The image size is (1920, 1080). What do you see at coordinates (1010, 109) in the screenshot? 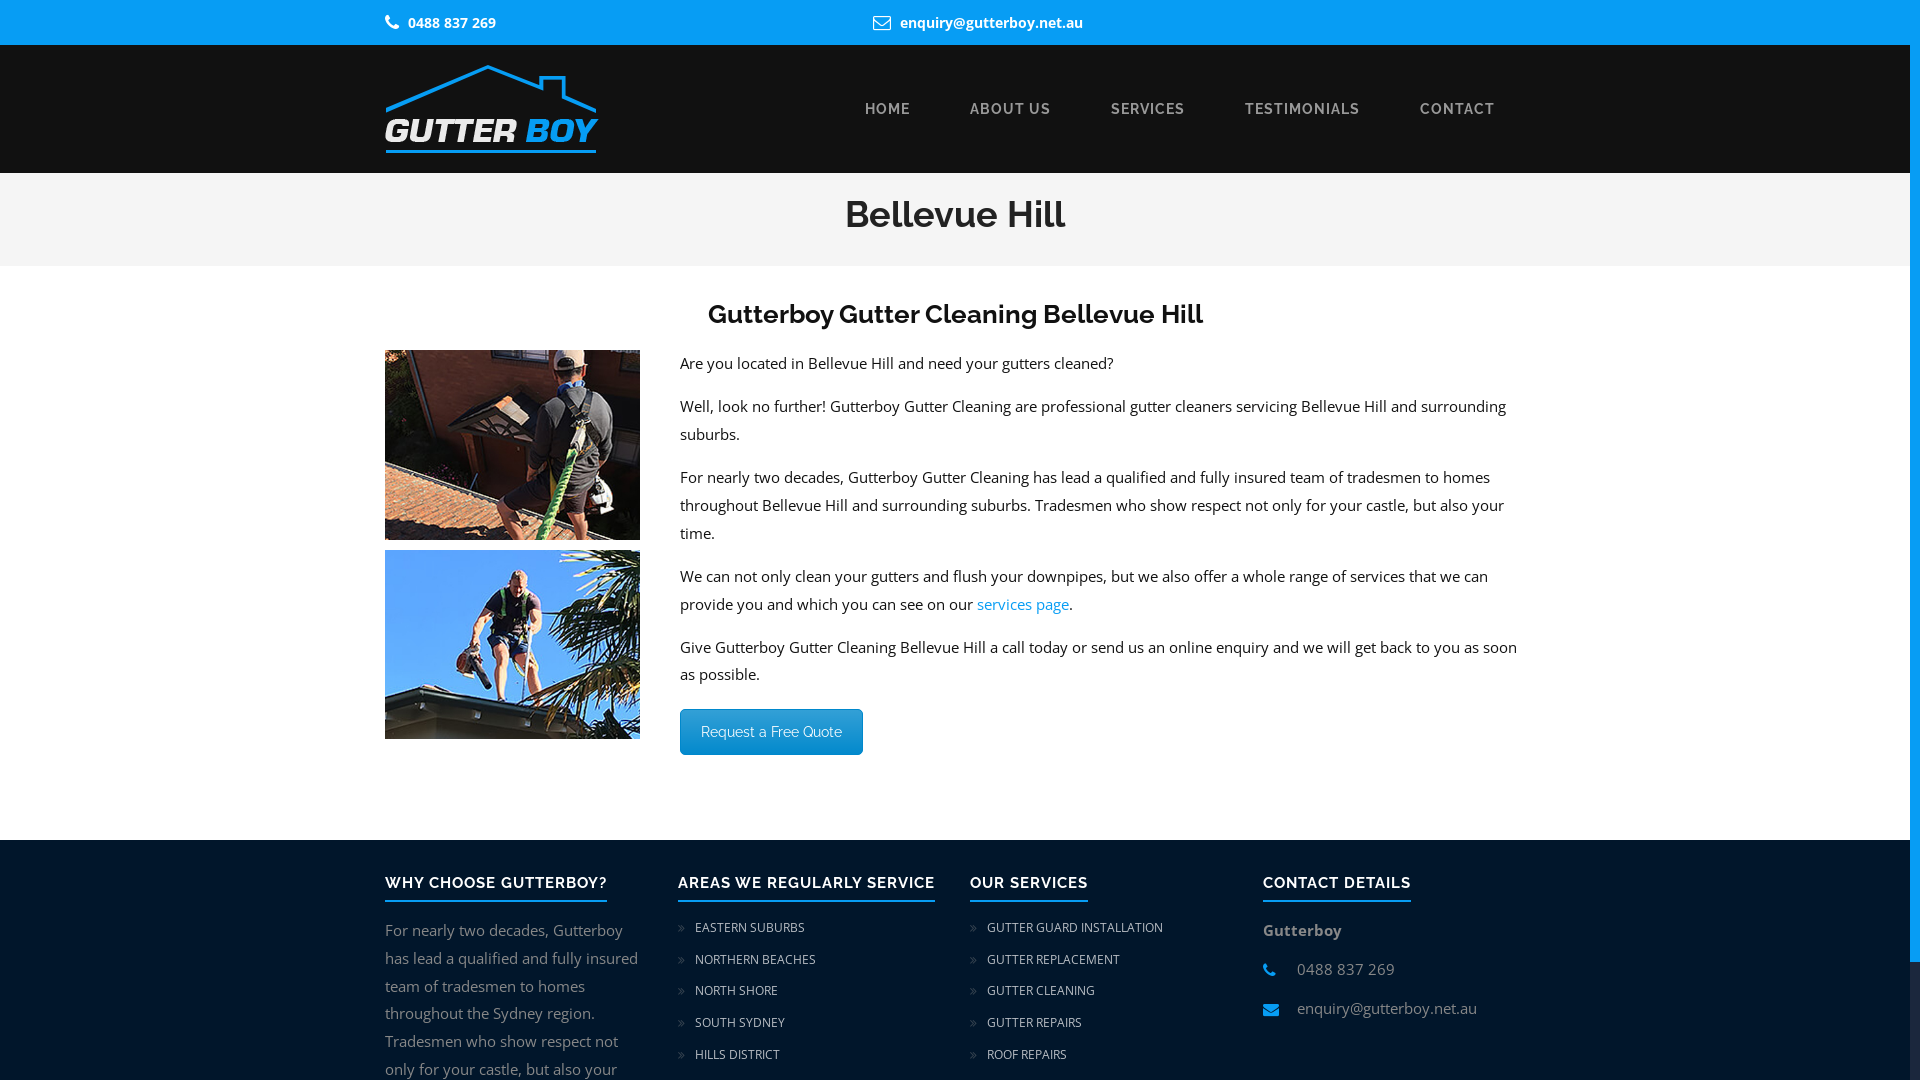
I see `'ABOUT US'` at bounding box center [1010, 109].